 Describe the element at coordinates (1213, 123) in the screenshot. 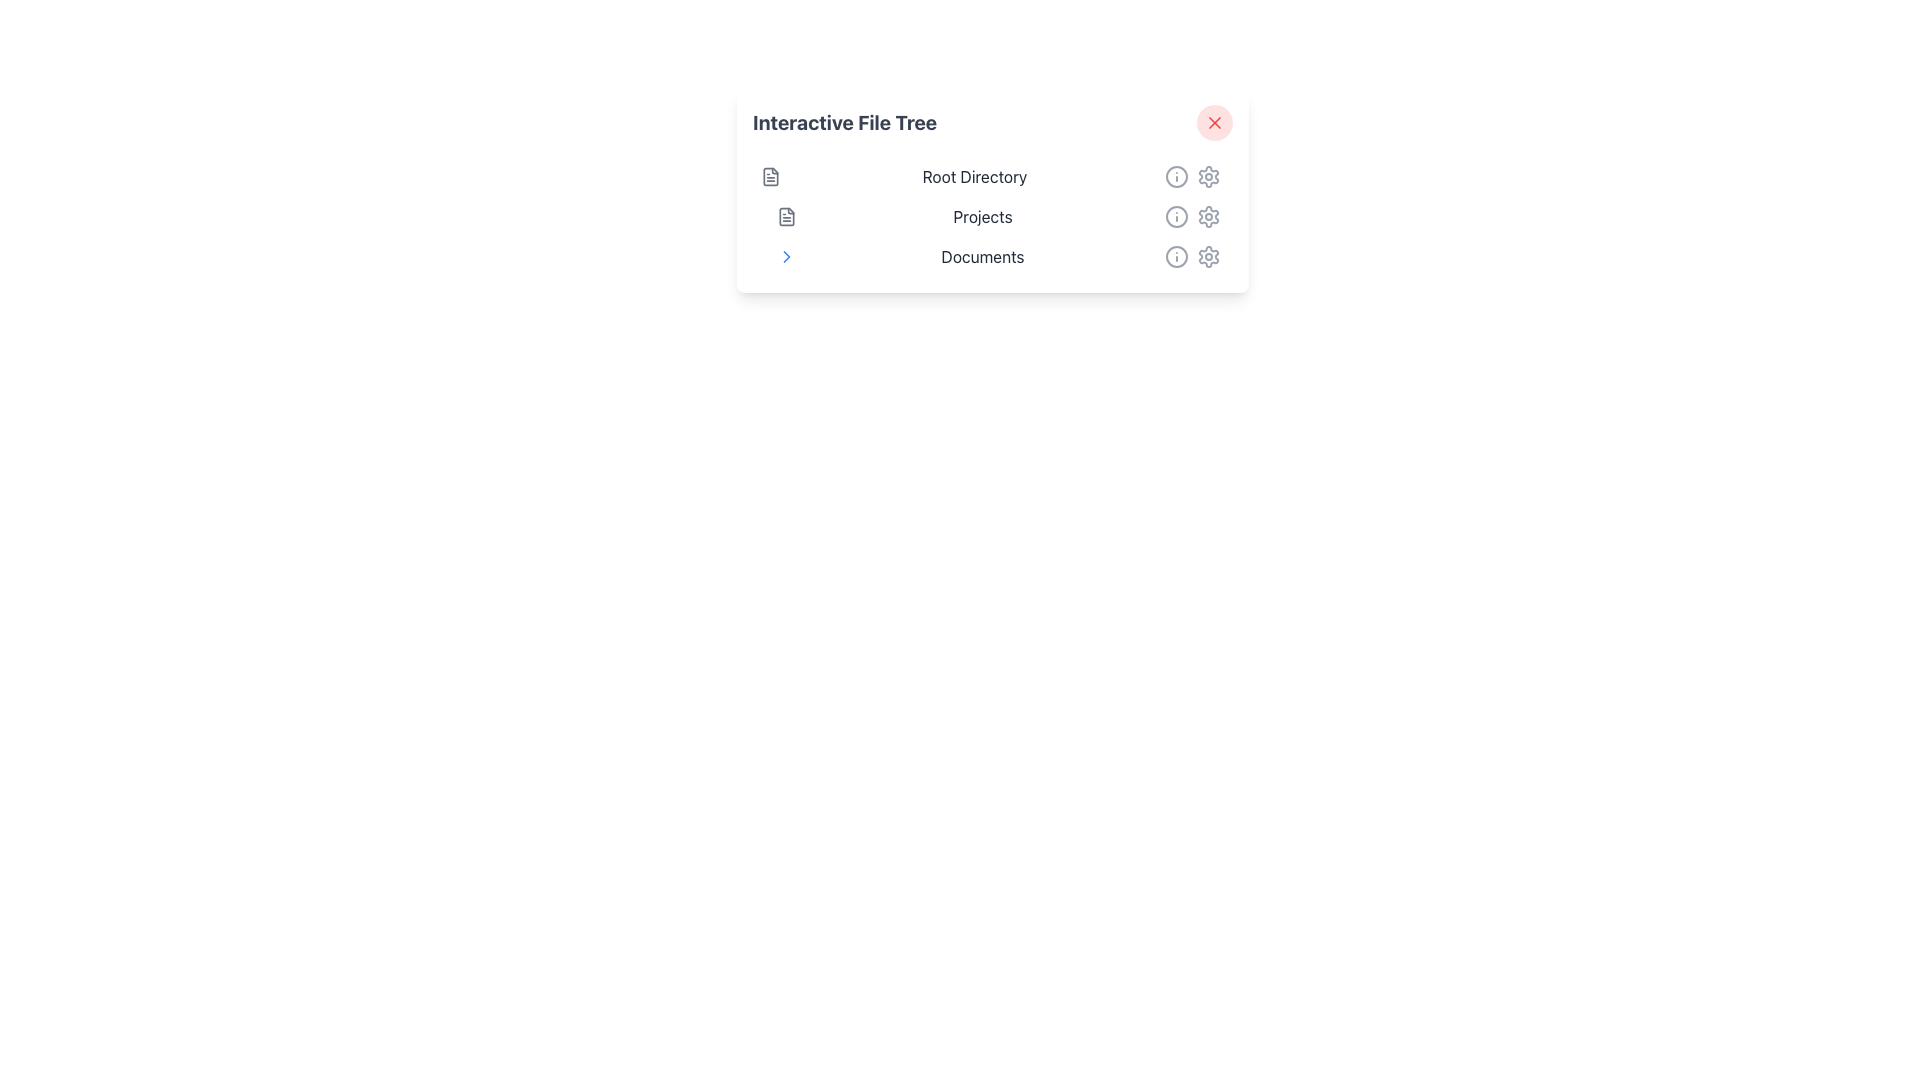

I see `the small circular button with a red background and a white 'X' icon in the top-right corner of the 'Interactive File Tree' panel to observe any hover effects` at that location.